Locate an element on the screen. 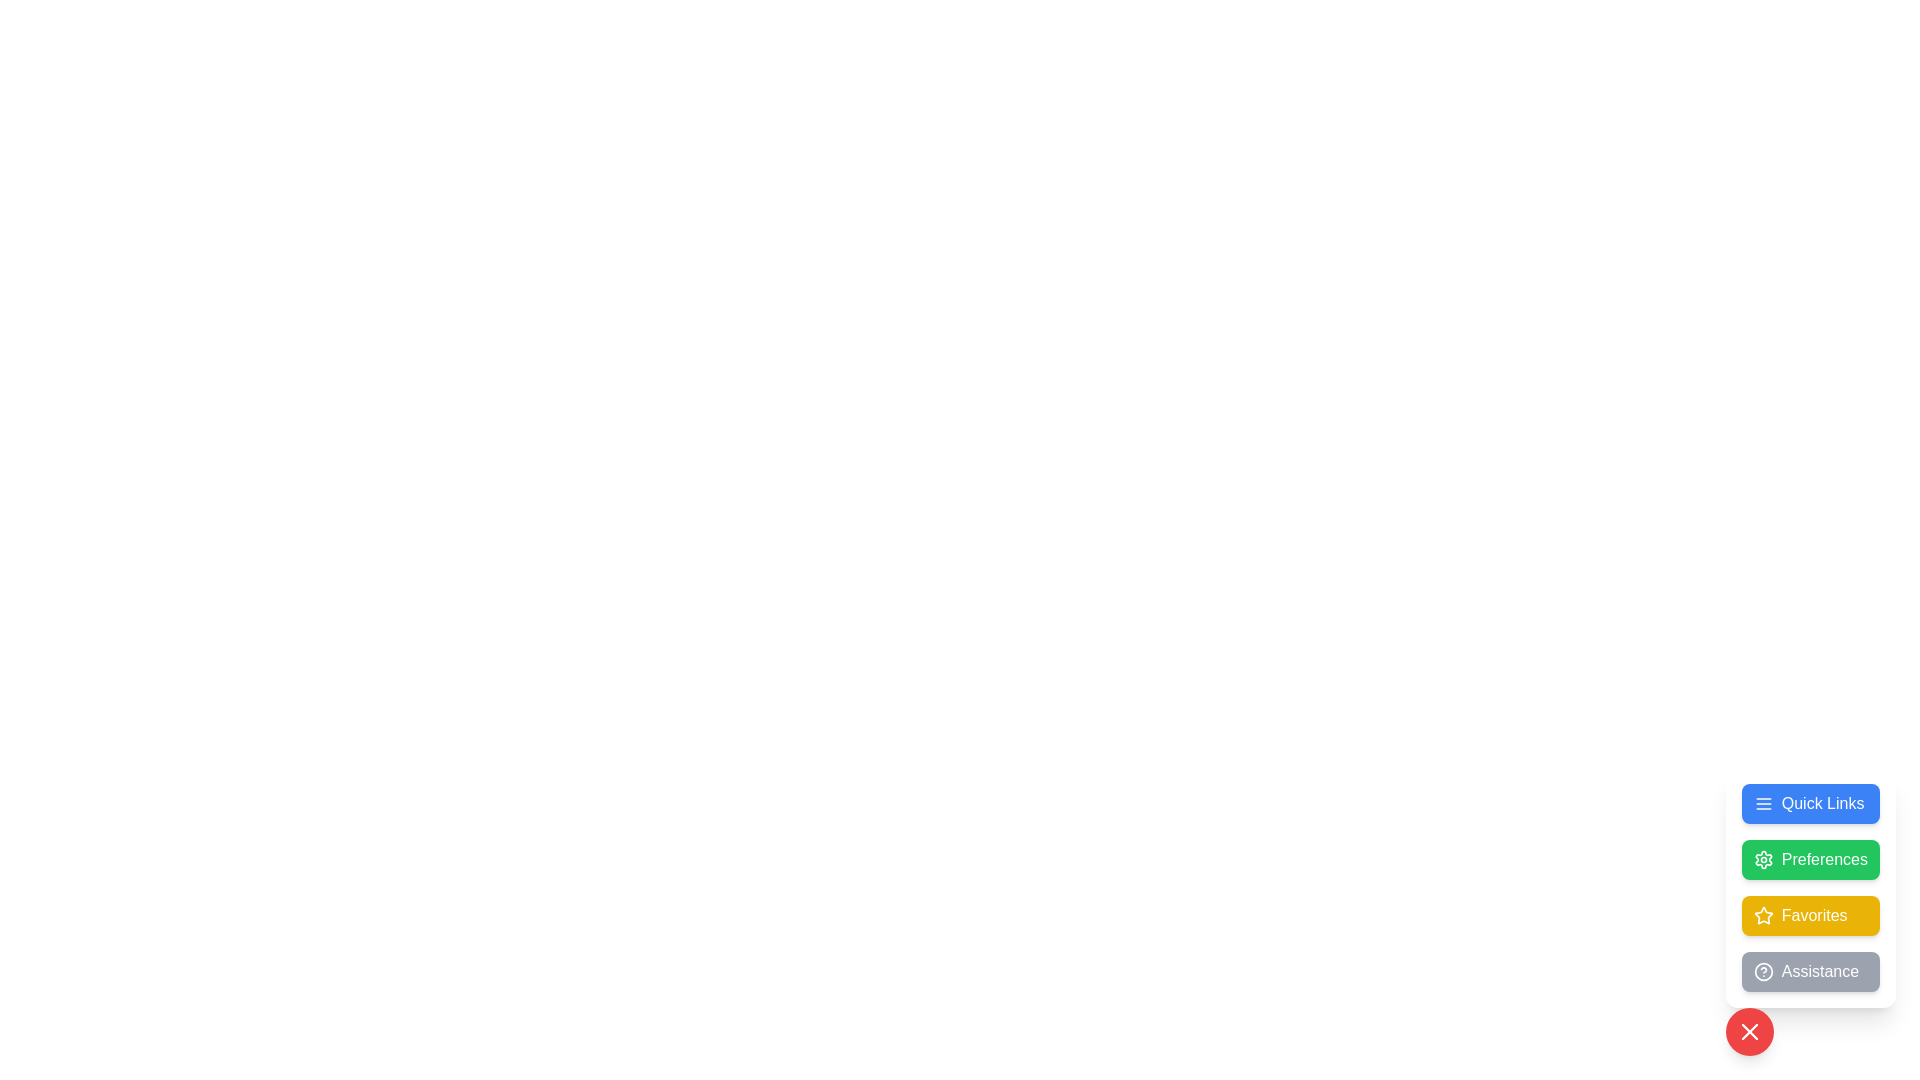 This screenshot has width=1920, height=1080. the top-right button in the dialog that provides access to quick links or a menu for keyboard navigation is located at coordinates (1810, 802).